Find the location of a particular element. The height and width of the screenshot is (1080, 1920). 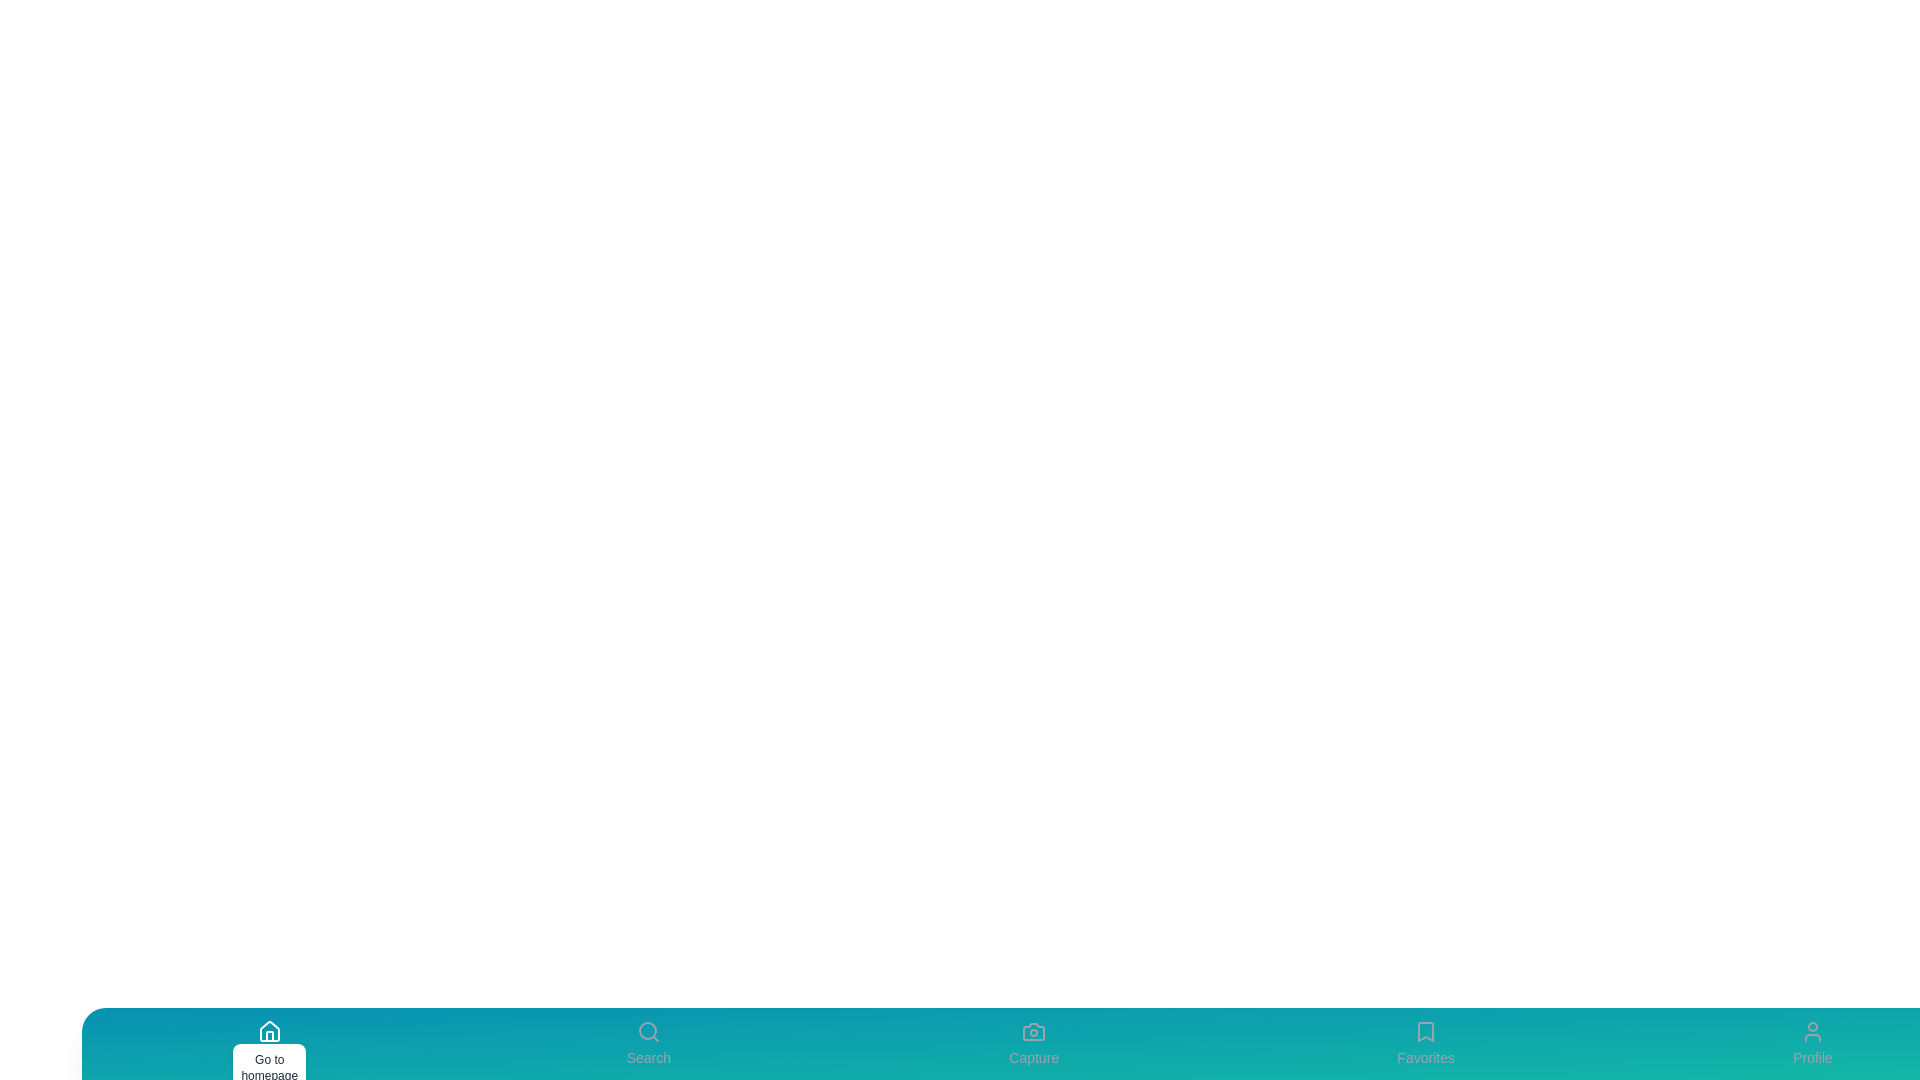

the Home icon to perform its associated action is located at coordinates (268, 1043).